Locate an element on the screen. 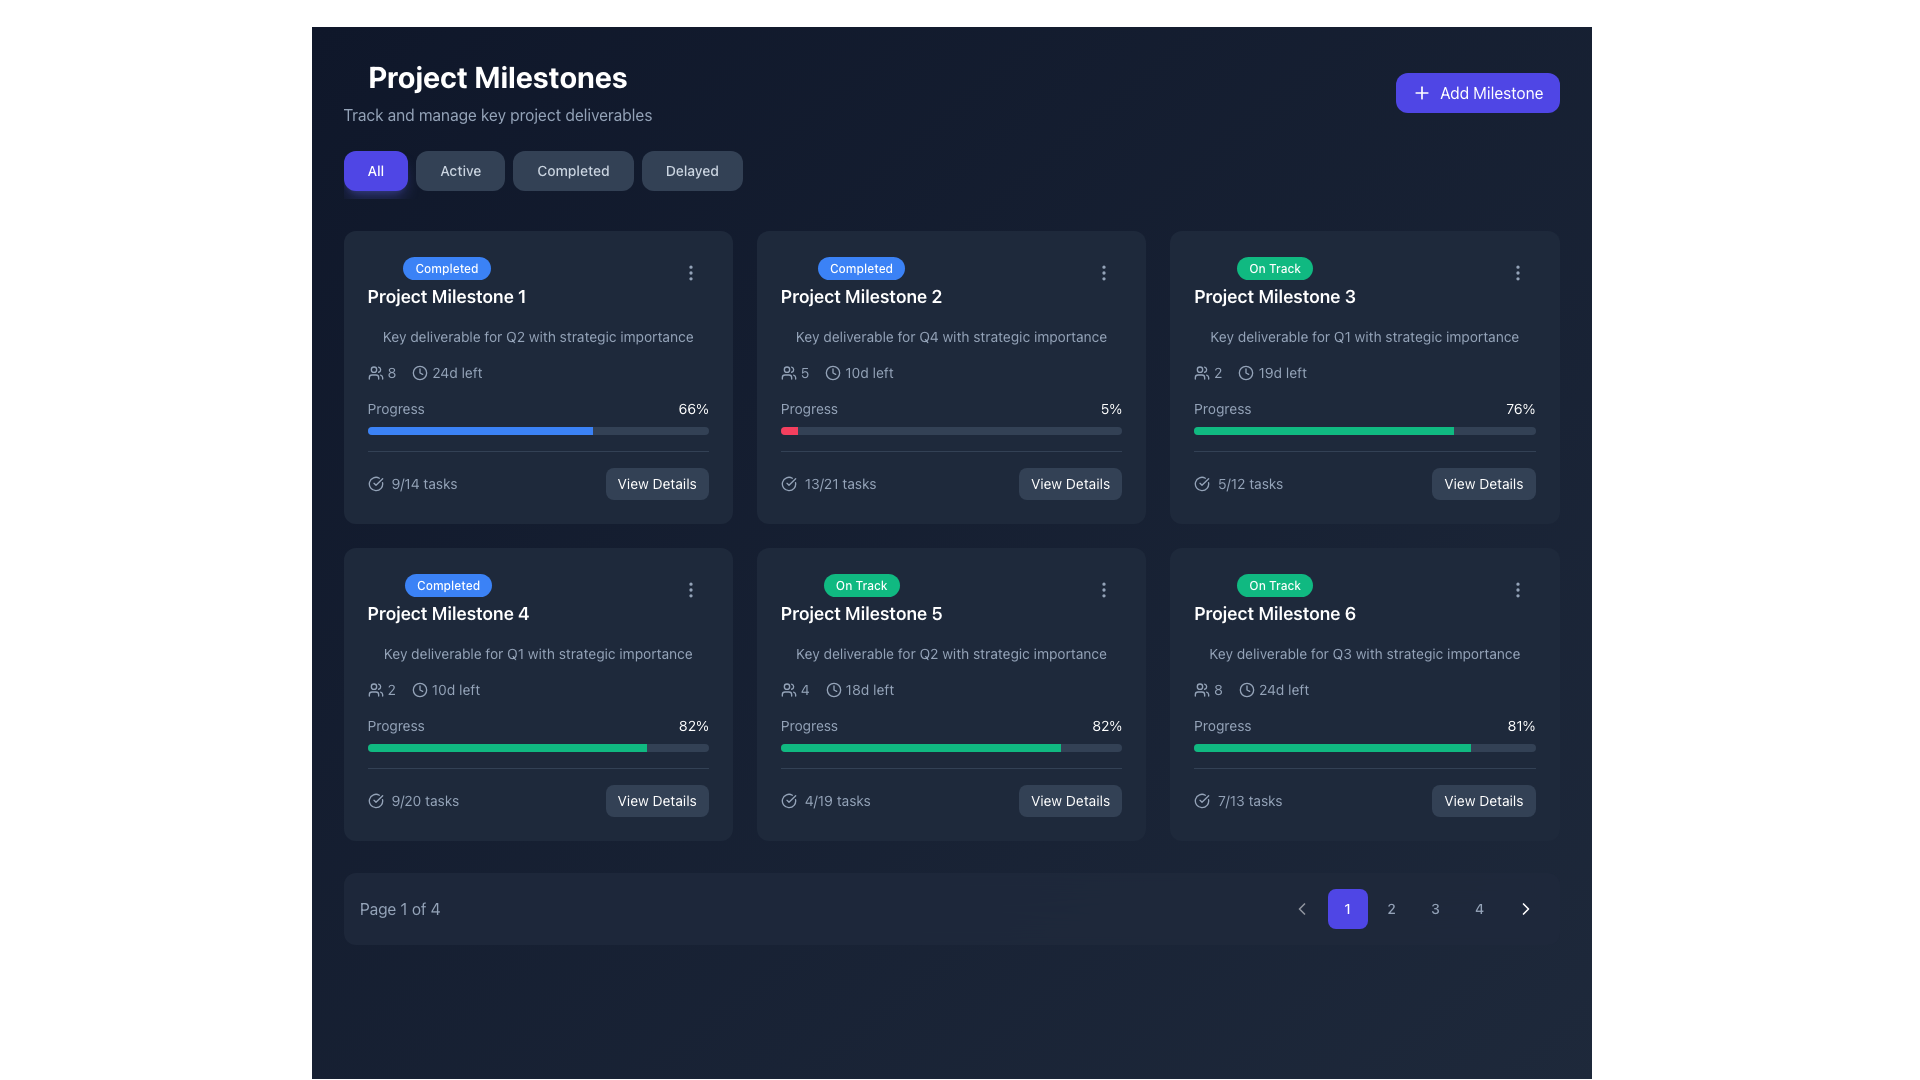 The width and height of the screenshot is (1920, 1080). the vertical ellipsis icon in the top-right corner of the 'Project Milestone 6' card is located at coordinates (1517, 589).